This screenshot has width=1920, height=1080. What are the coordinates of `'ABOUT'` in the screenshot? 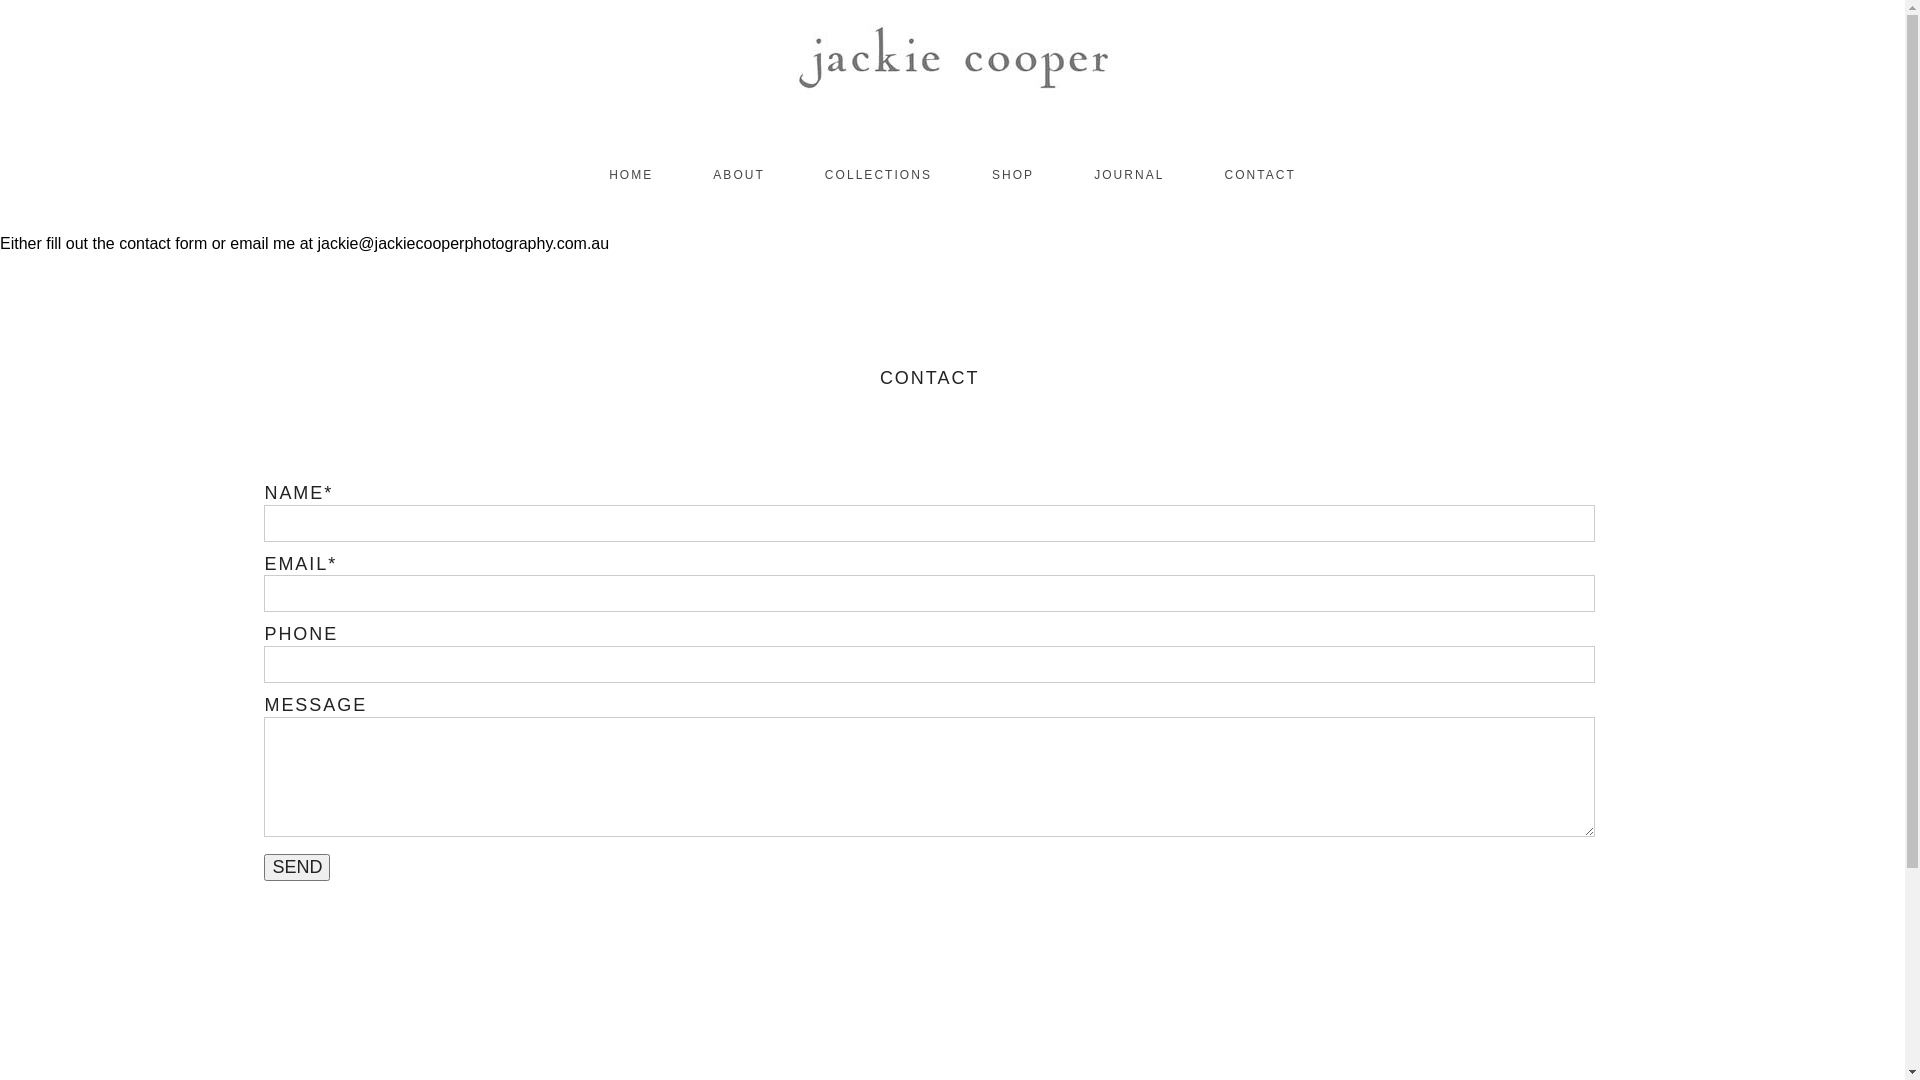 It's located at (738, 173).